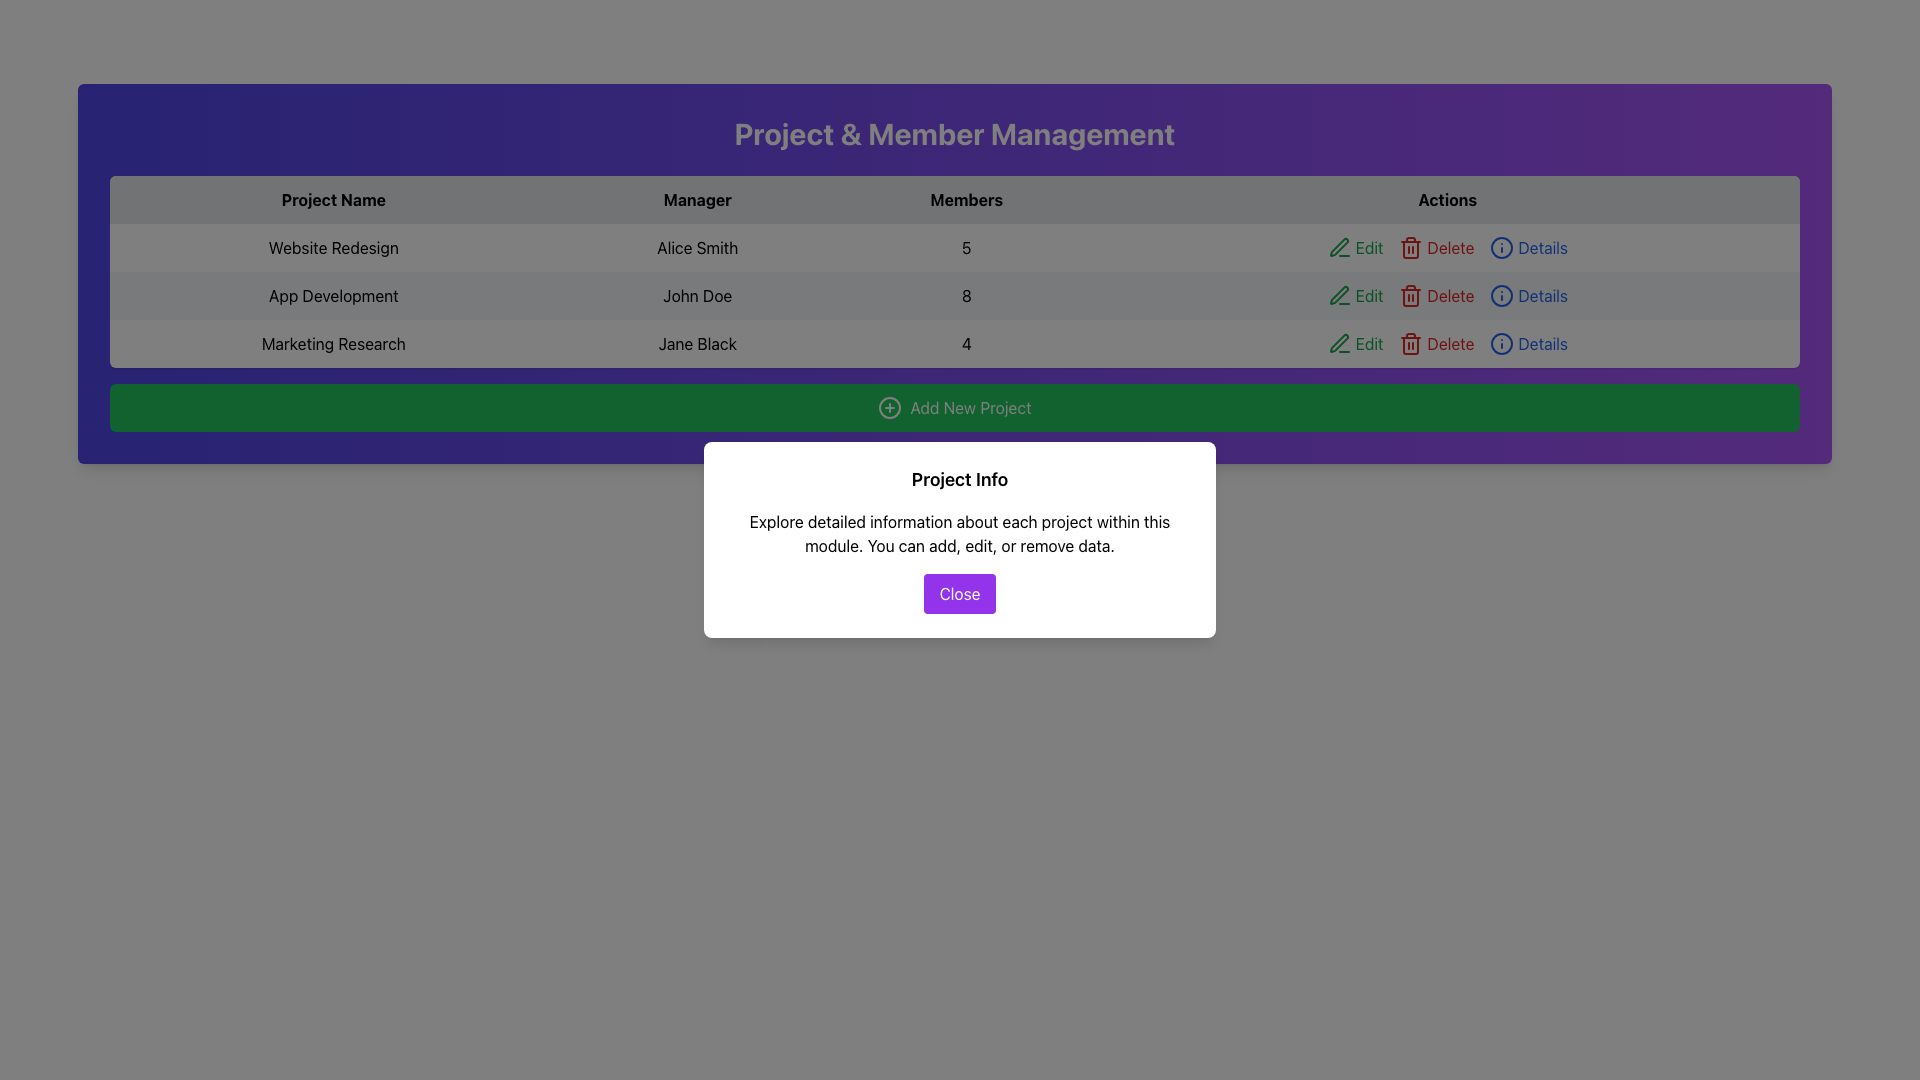  Describe the element at coordinates (1339, 296) in the screenshot. I see `the green pen icon labeled 'Edit' in the second row of the table under the 'Actions' column to invoke the edit action` at that location.